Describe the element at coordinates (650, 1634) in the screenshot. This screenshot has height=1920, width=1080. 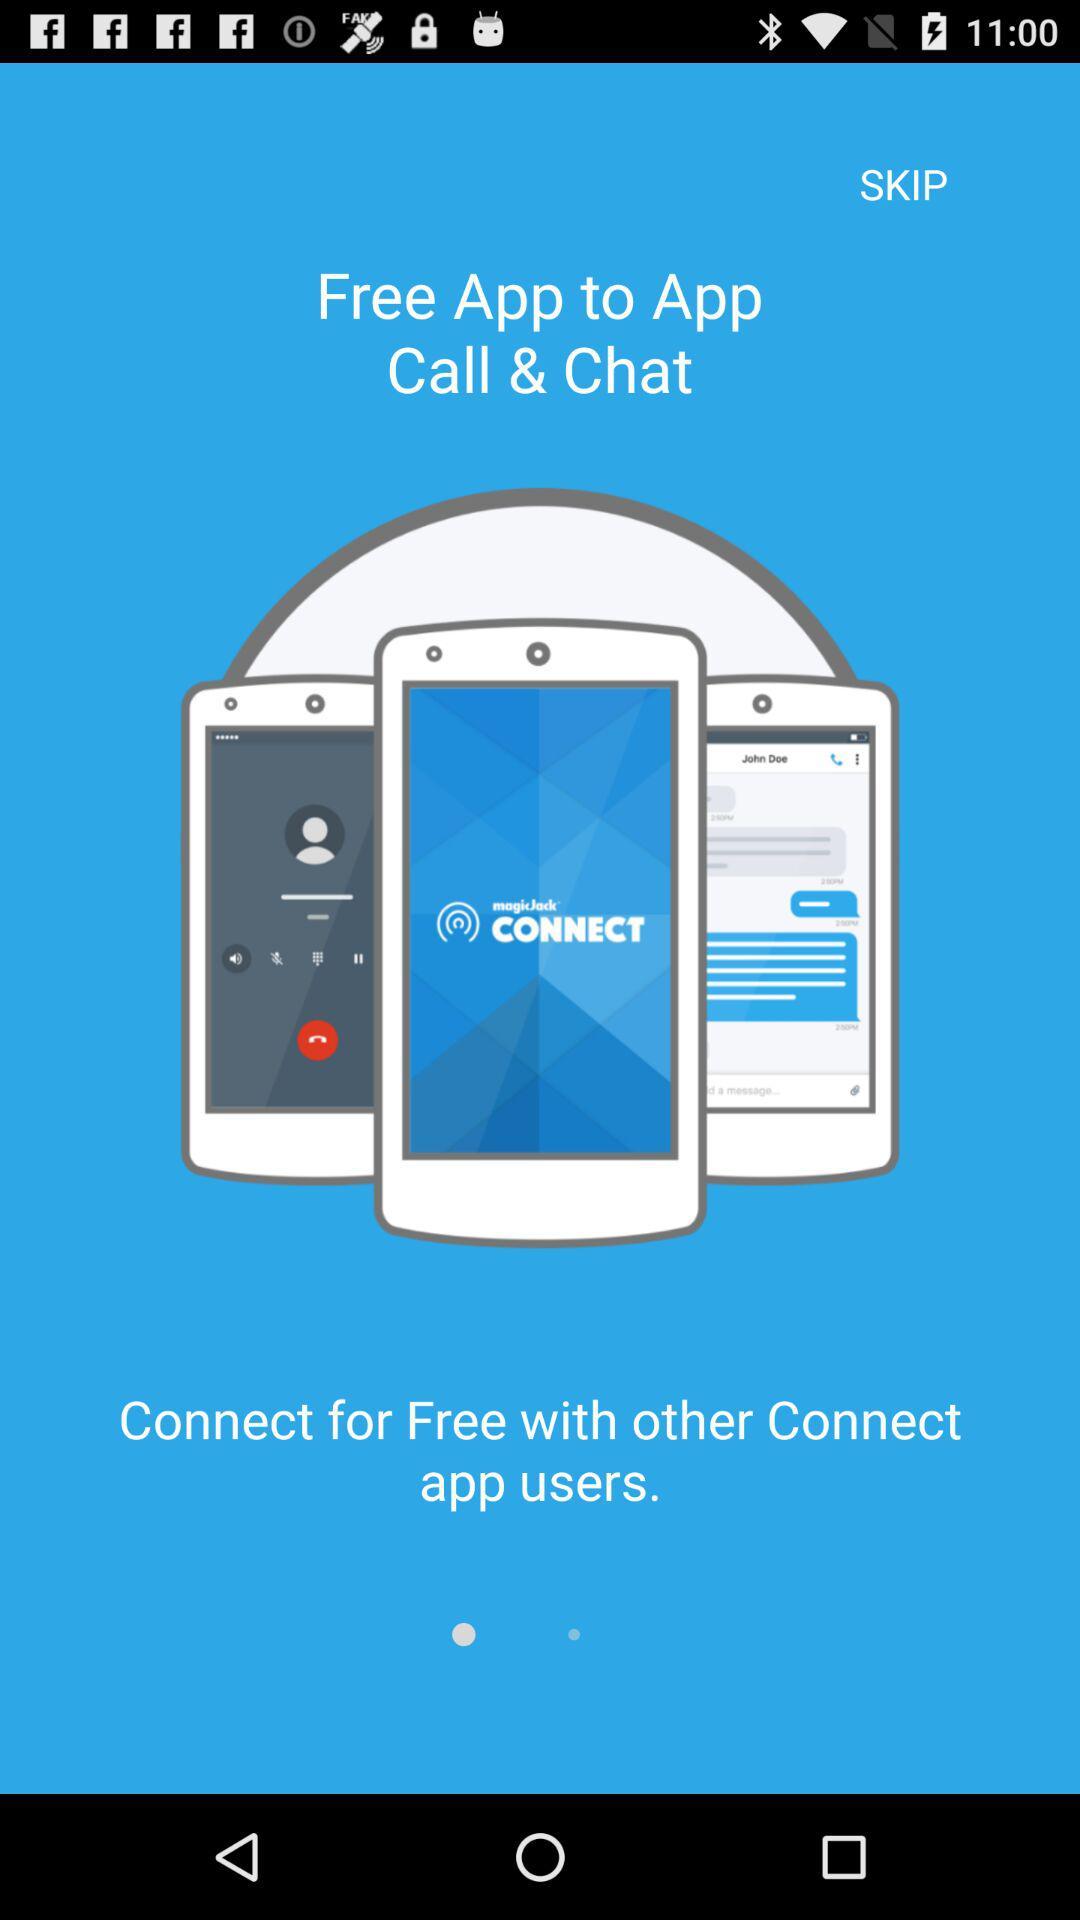
I see `item below connect for free` at that location.